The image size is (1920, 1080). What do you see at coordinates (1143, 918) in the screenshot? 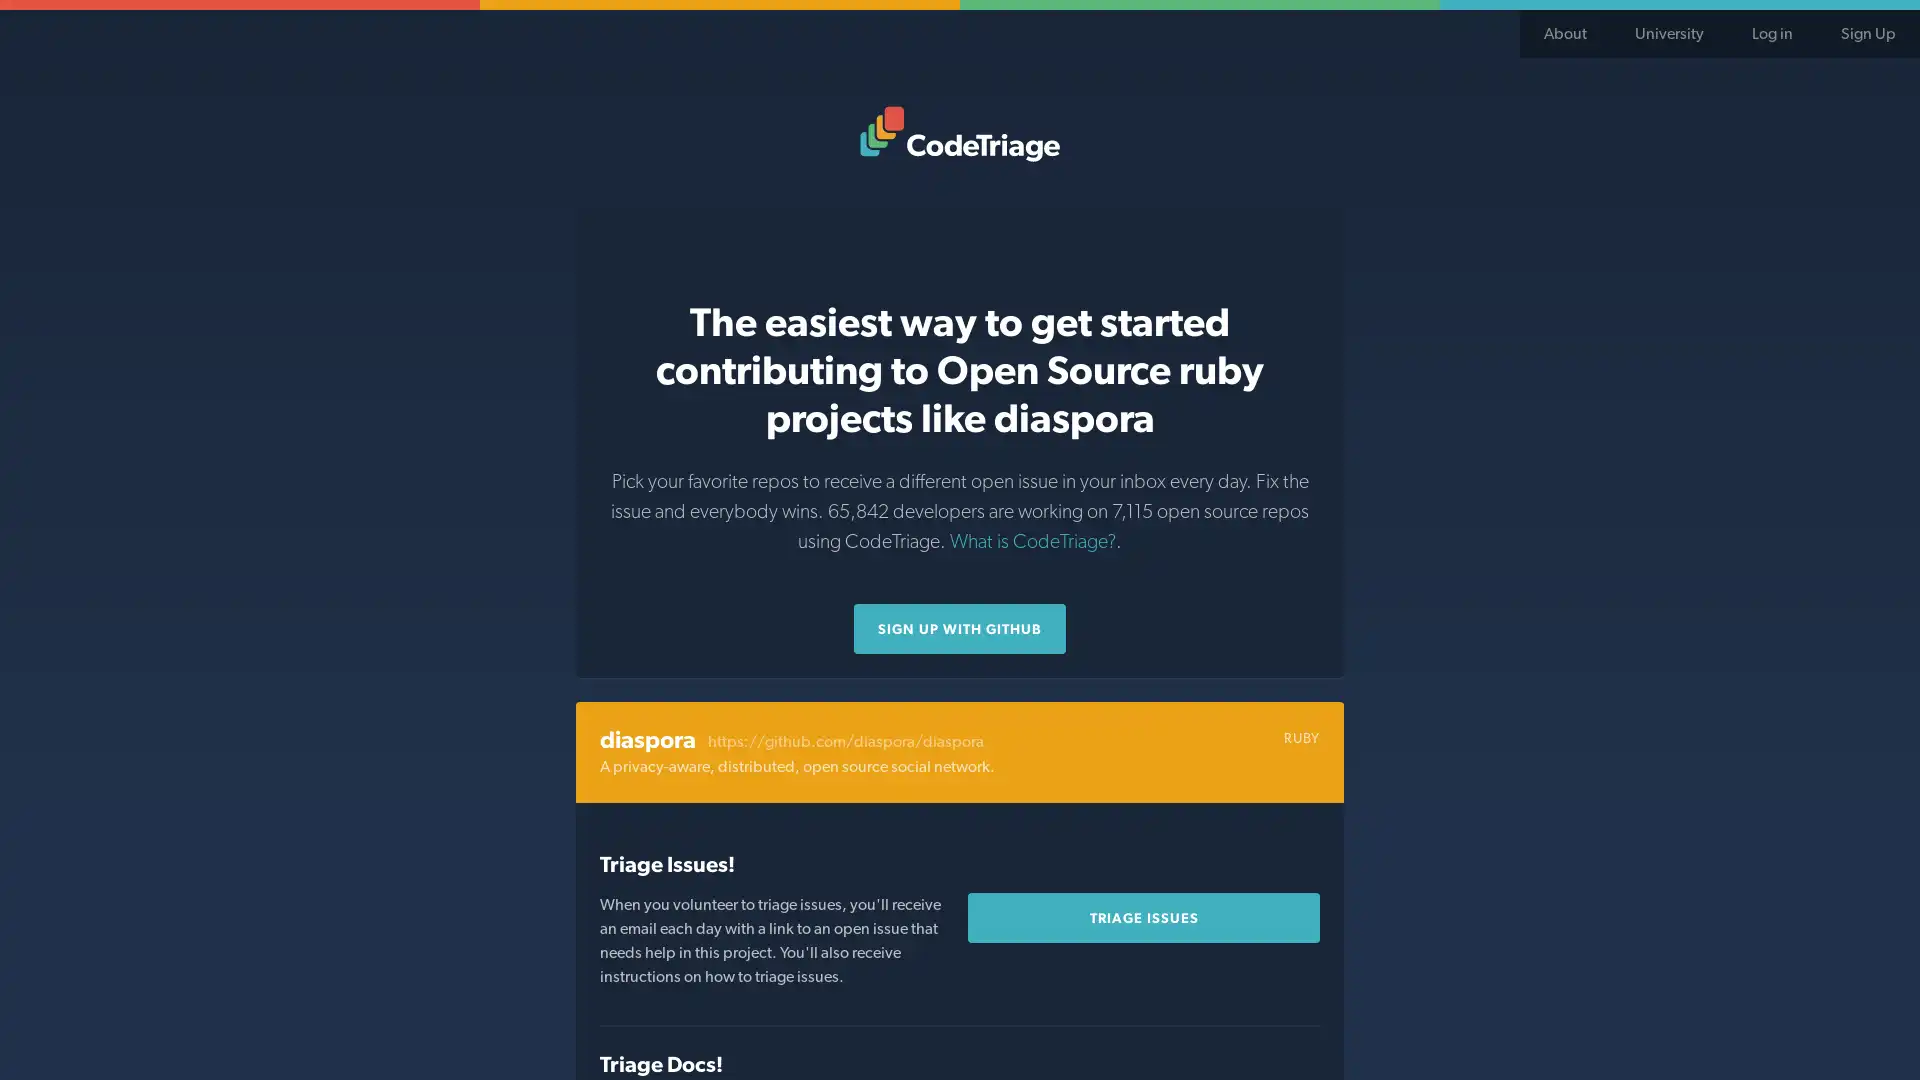
I see `Triage Issues` at bounding box center [1143, 918].